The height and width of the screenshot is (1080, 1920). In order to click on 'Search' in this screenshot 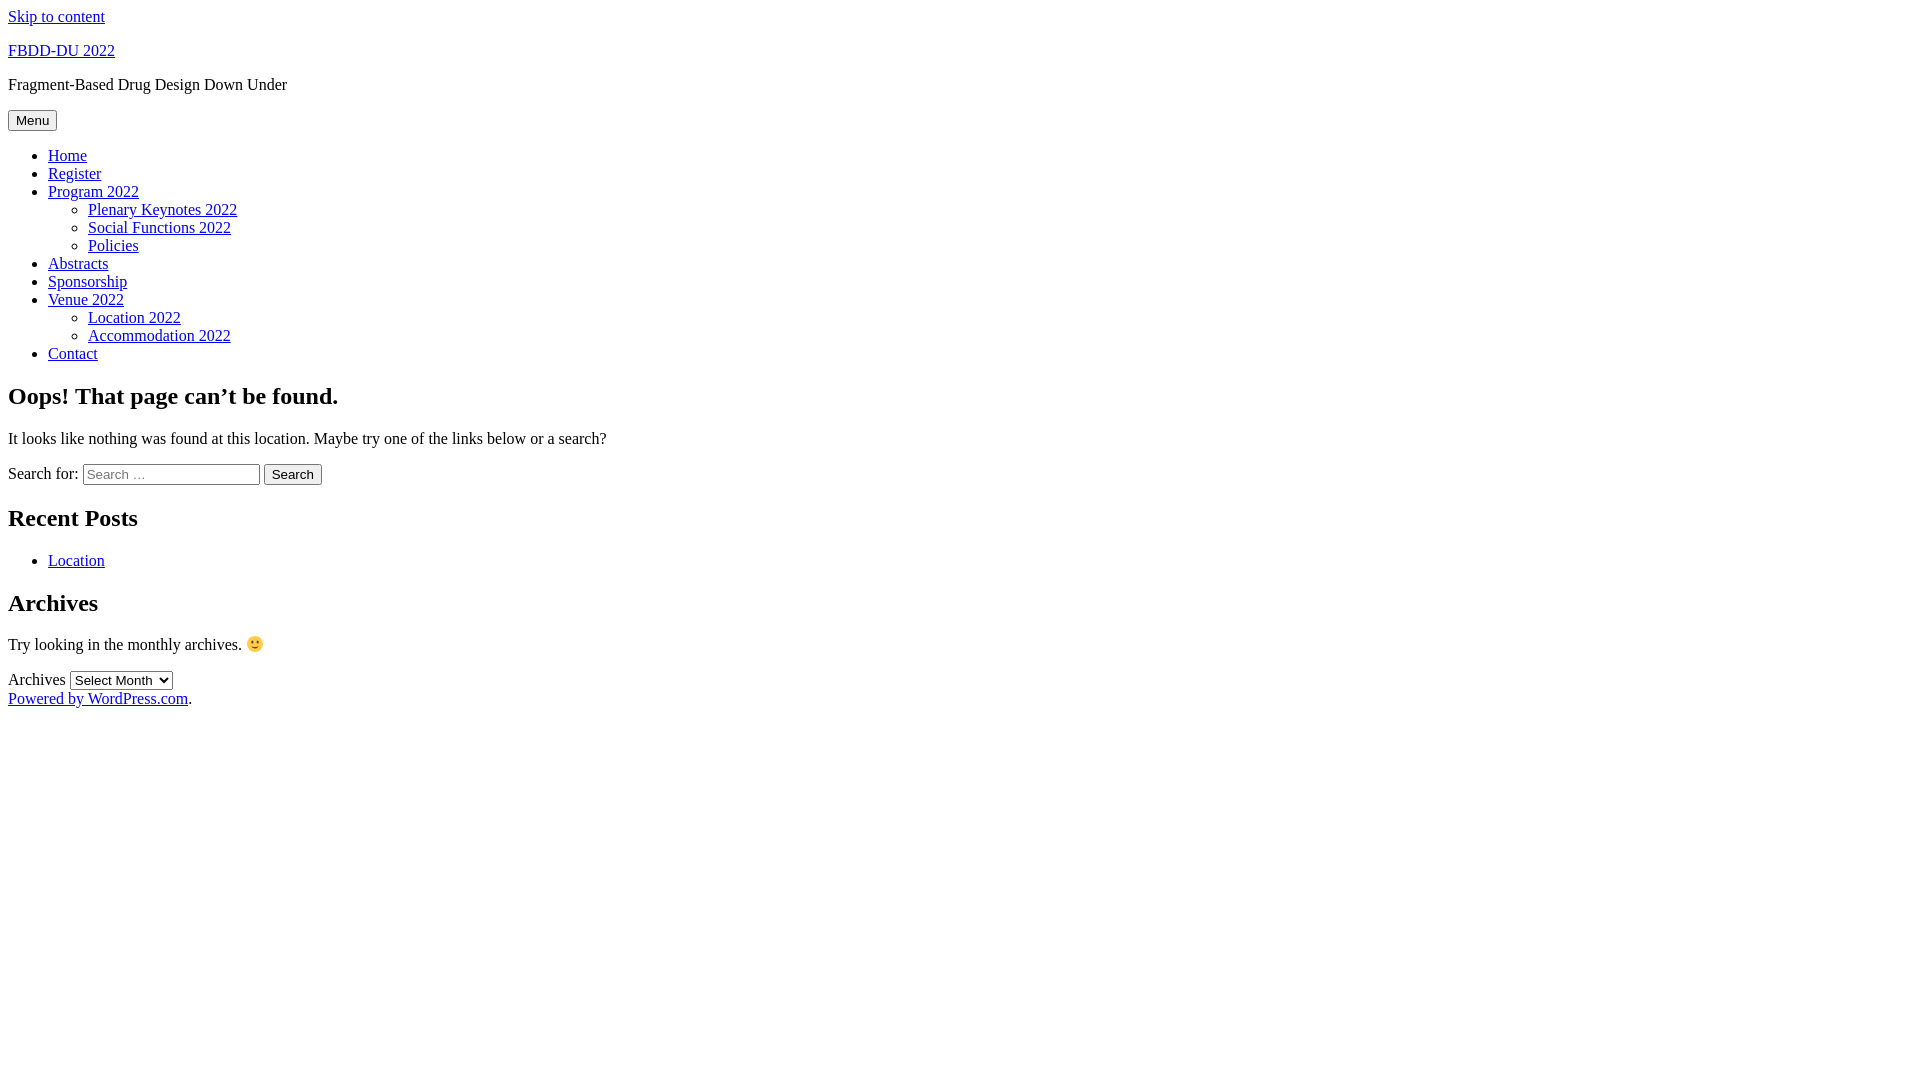, I will do `click(291, 474)`.